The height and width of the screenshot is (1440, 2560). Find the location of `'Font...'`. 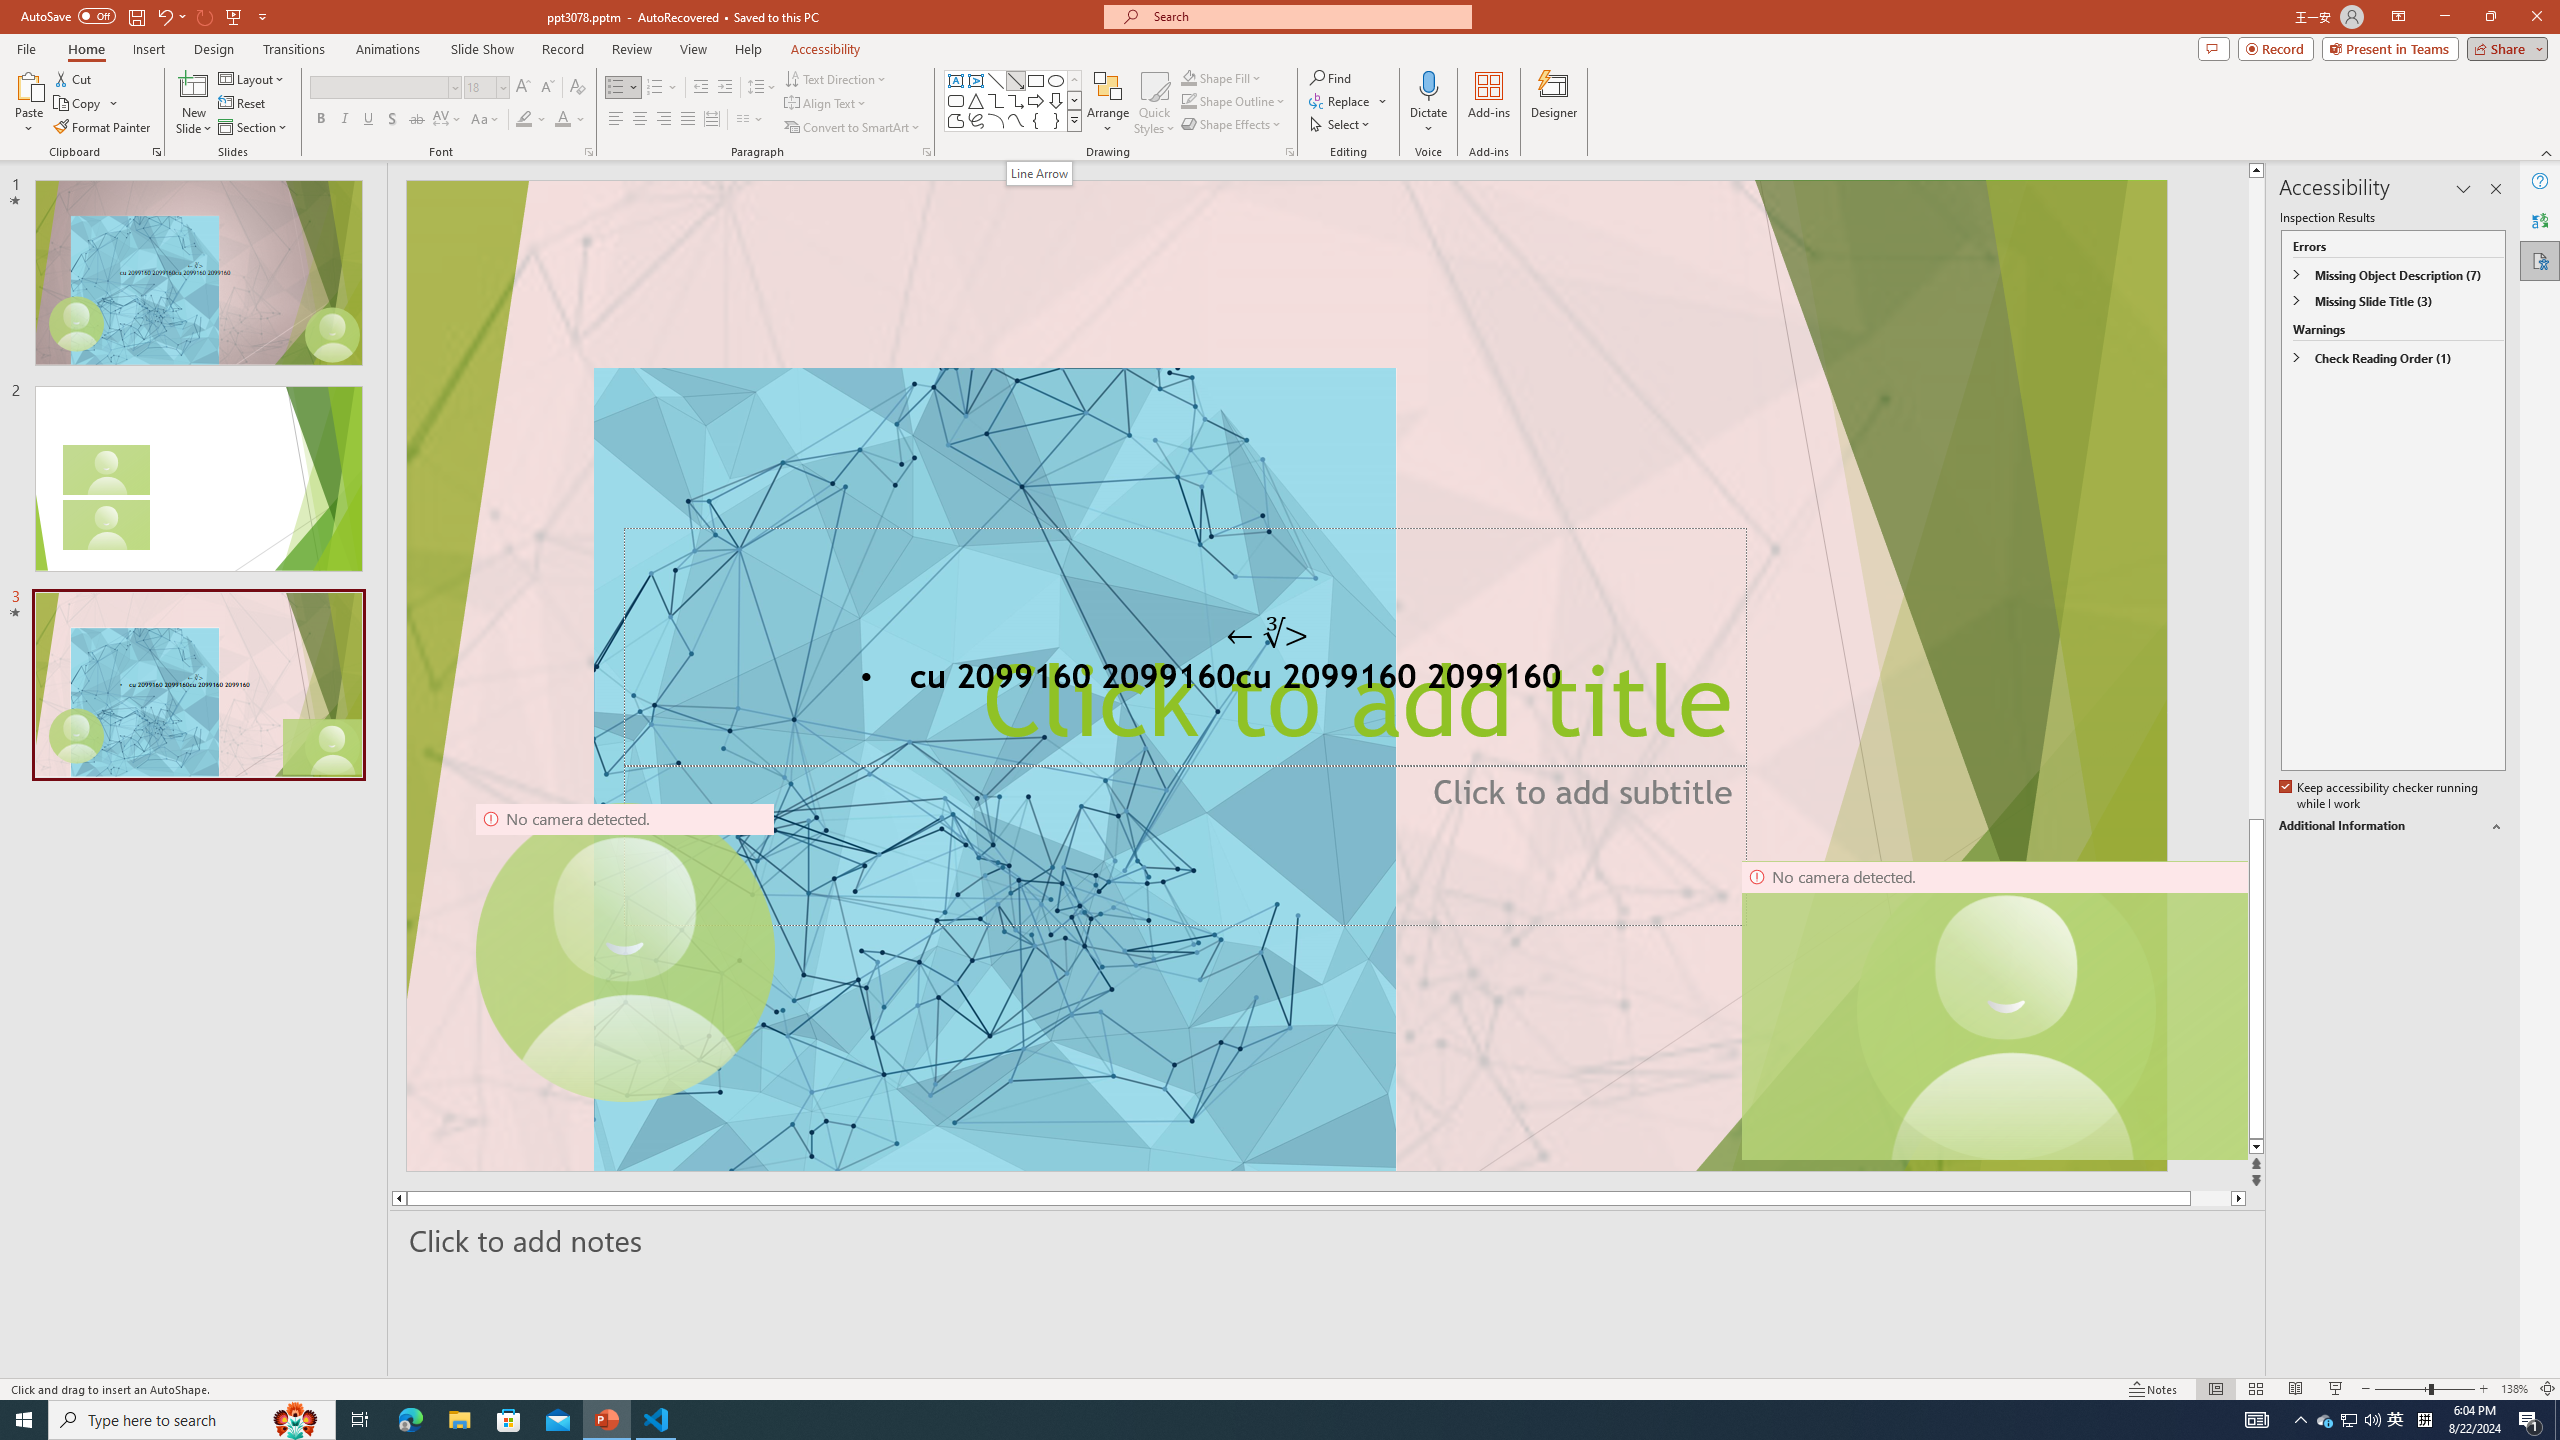

'Font...' is located at coordinates (587, 150).